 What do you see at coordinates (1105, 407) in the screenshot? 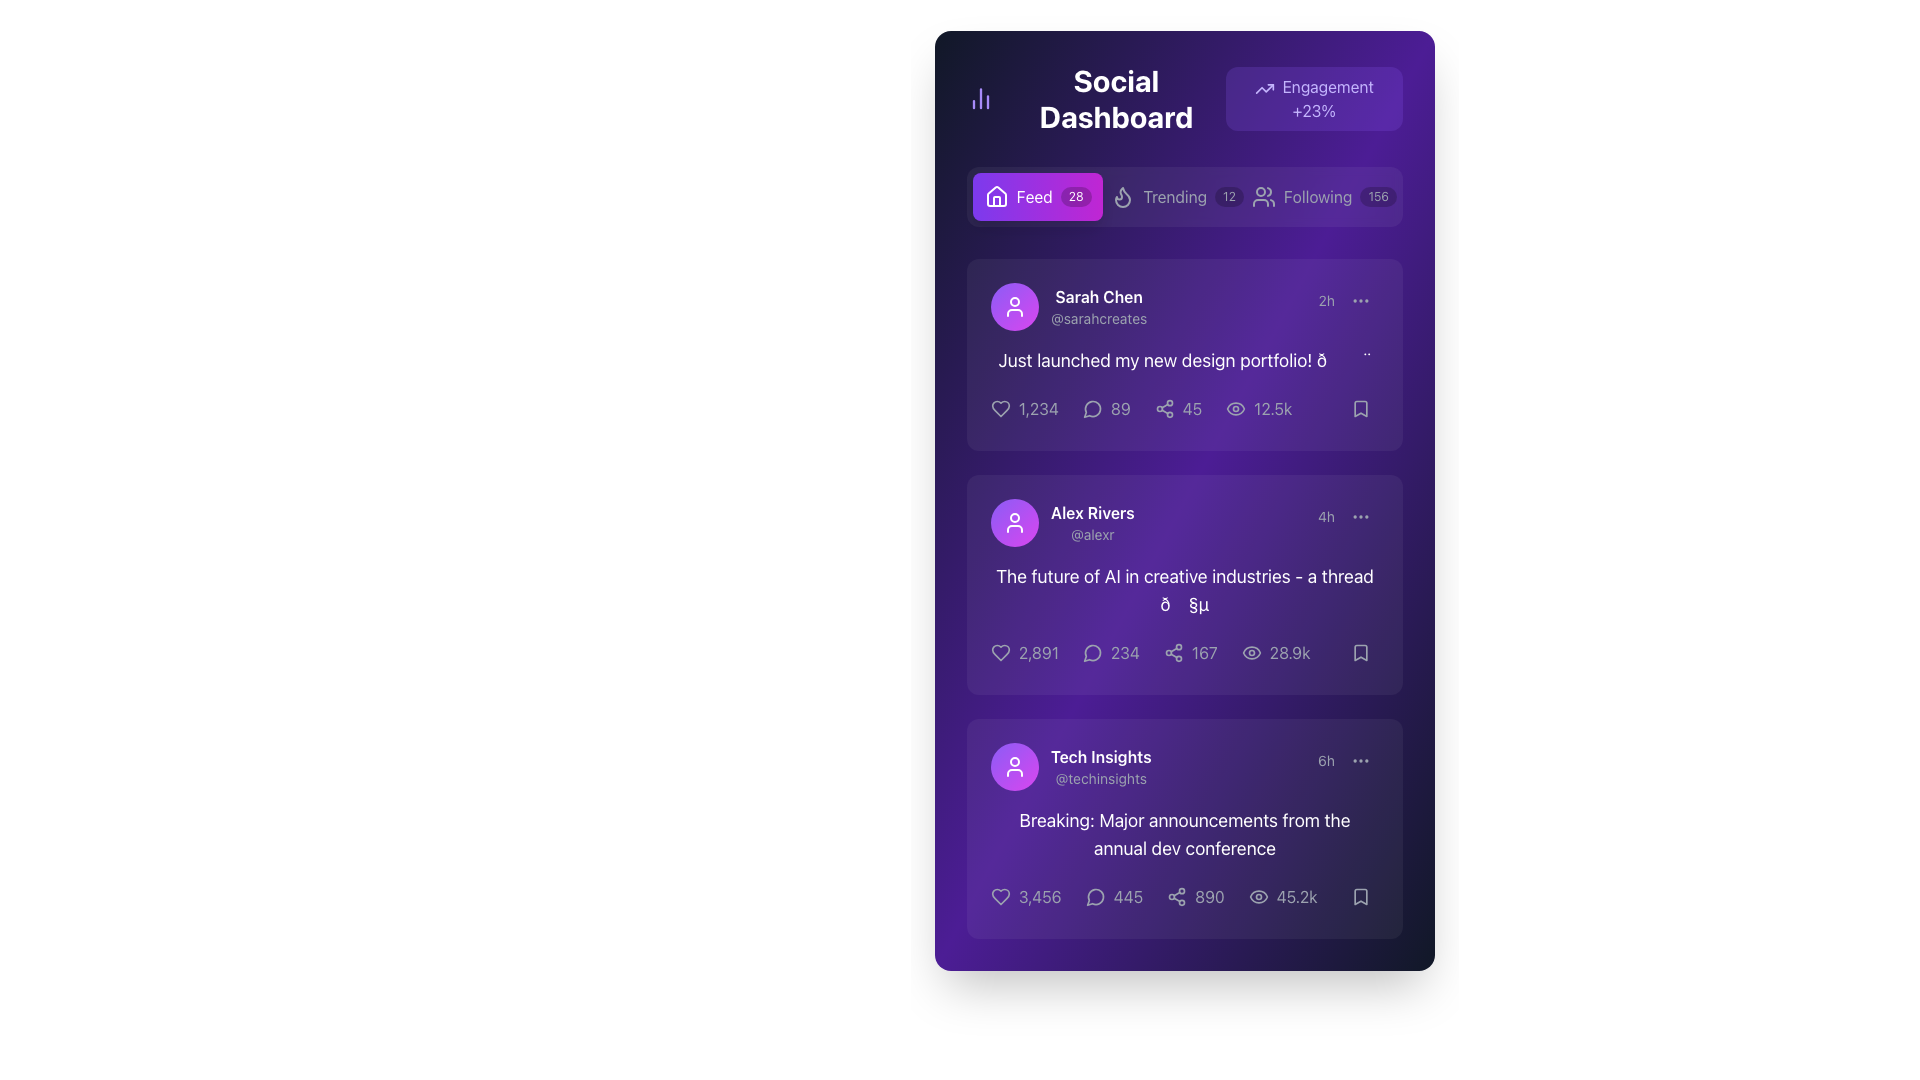
I see `the interactive element displaying the count of user comments or interactions, located between the heart icon and share icon` at bounding box center [1105, 407].